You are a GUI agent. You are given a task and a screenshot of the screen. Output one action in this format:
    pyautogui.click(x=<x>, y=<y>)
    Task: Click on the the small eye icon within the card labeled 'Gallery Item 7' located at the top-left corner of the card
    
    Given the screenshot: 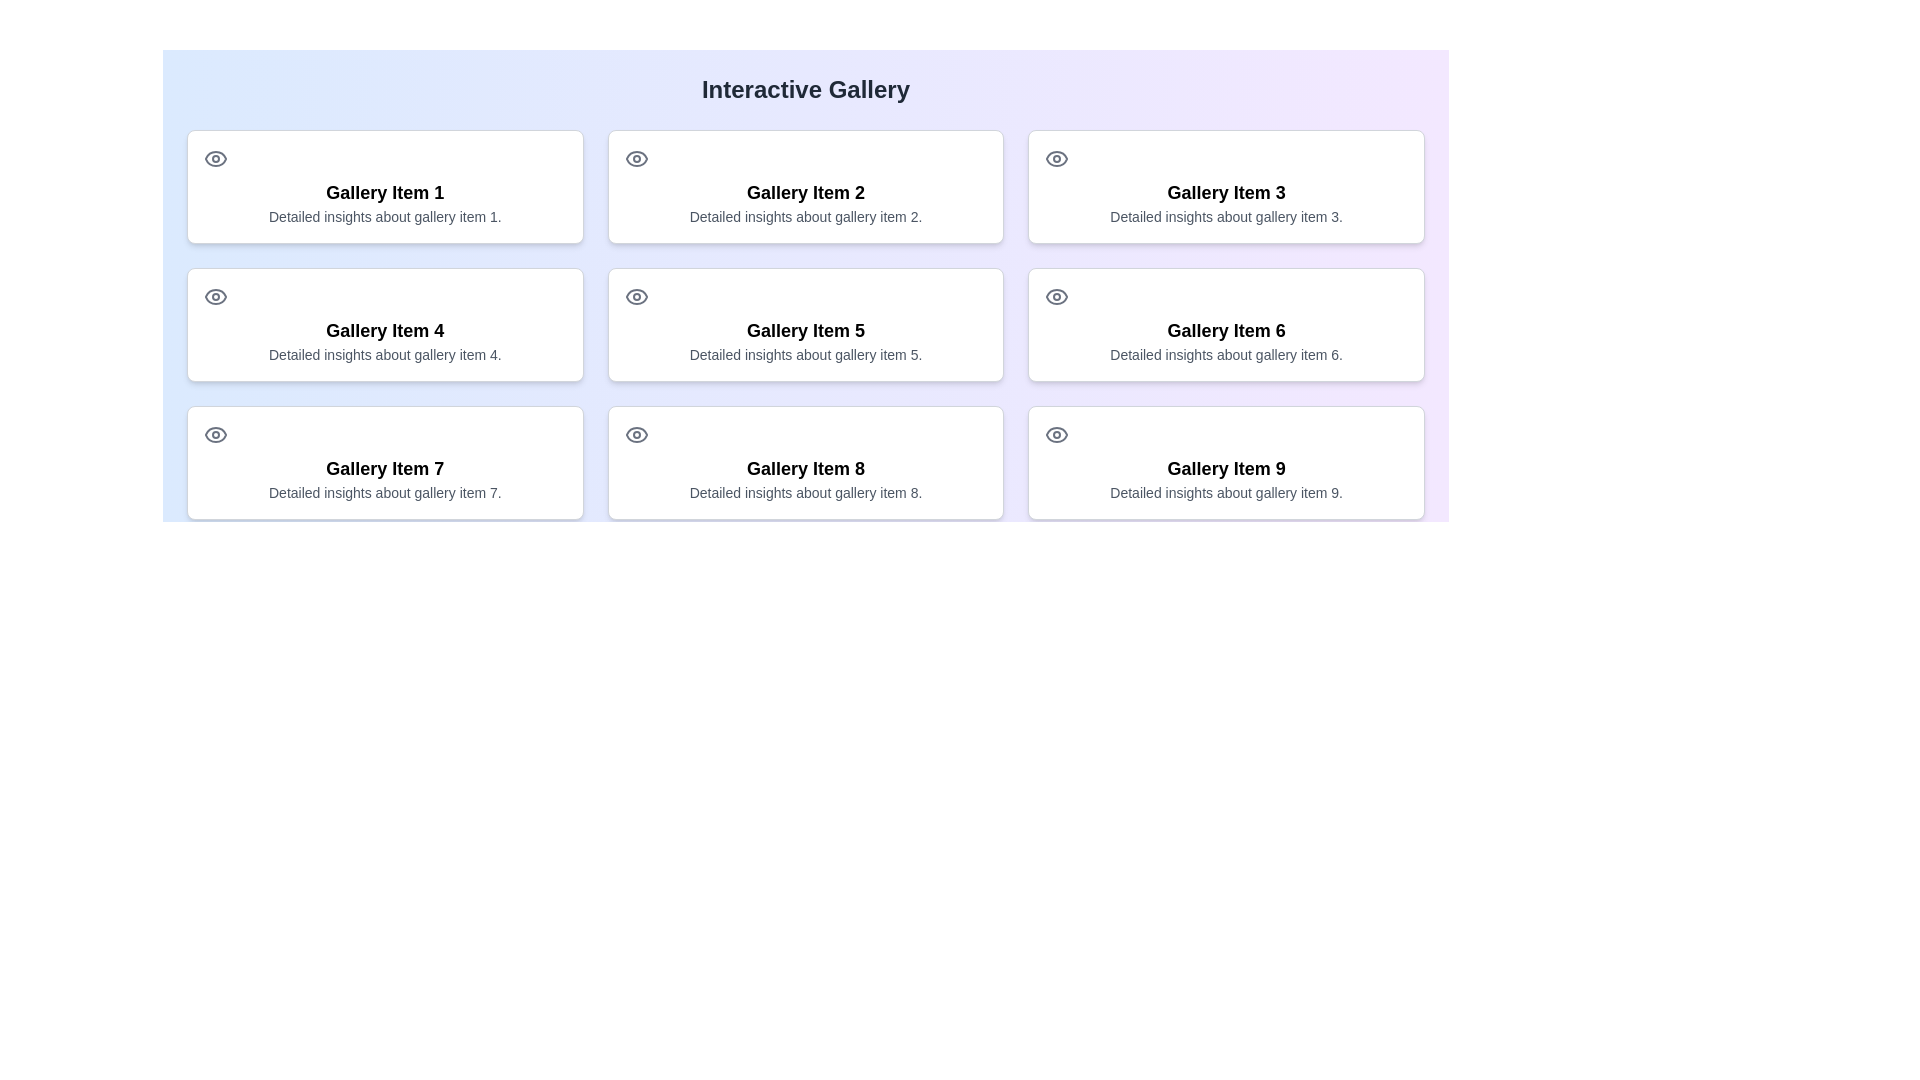 What is the action you would take?
    pyautogui.click(x=216, y=434)
    